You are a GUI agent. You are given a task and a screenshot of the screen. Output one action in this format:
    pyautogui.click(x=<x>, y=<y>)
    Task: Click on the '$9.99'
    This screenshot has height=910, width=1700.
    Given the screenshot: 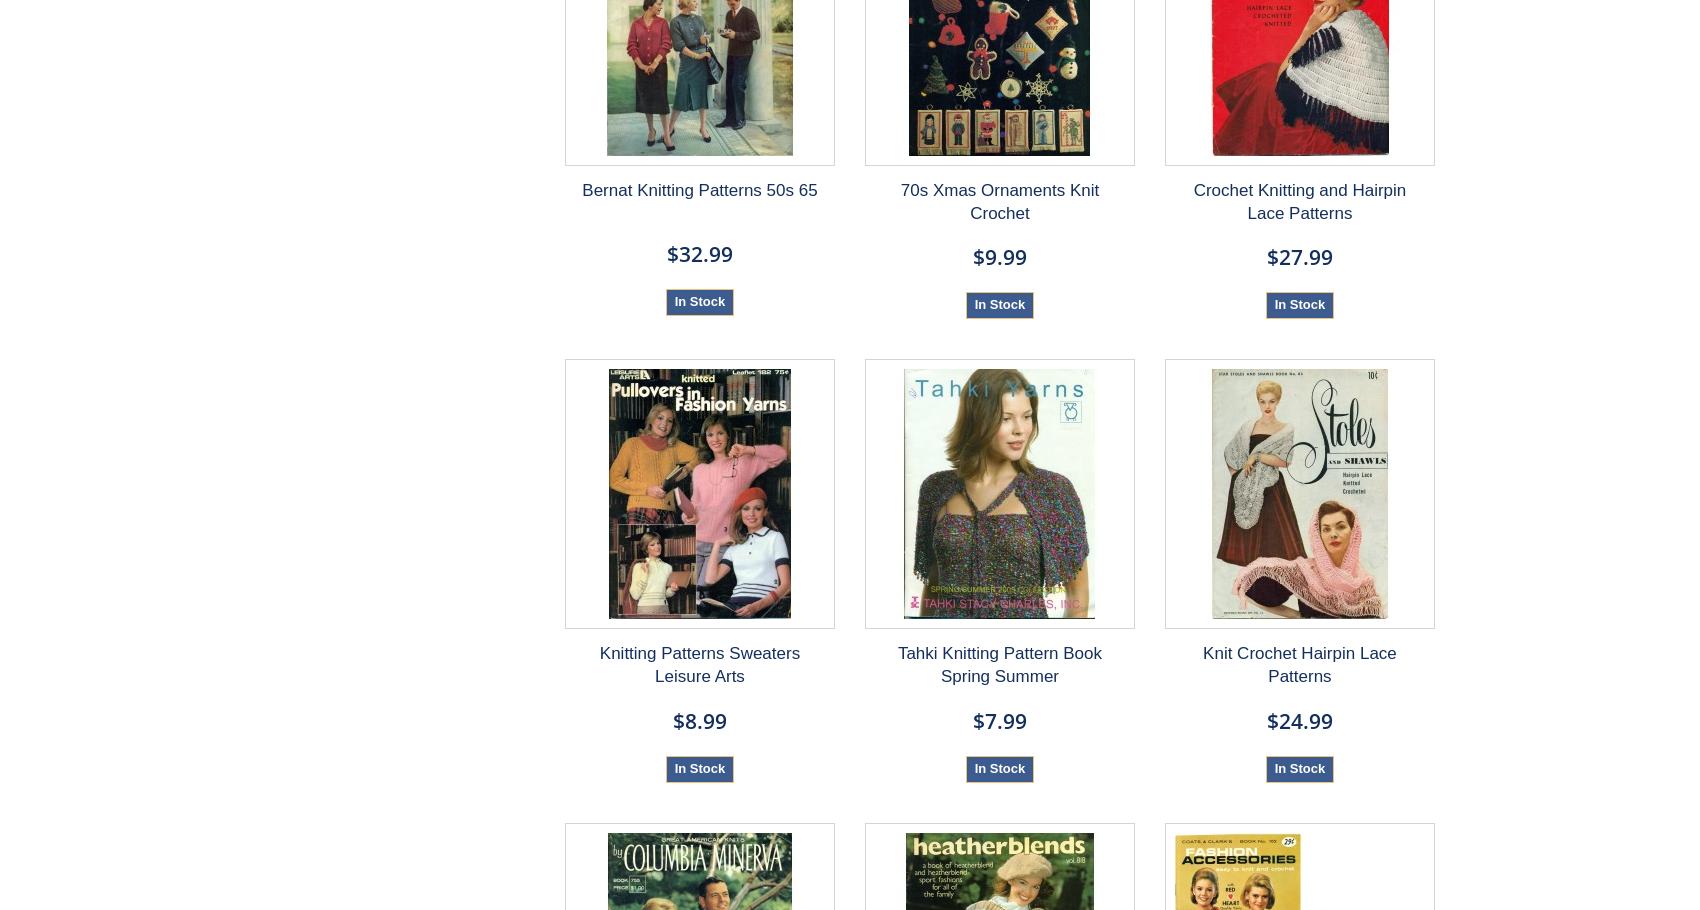 What is the action you would take?
    pyautogui.click(x=997, y=256)
    